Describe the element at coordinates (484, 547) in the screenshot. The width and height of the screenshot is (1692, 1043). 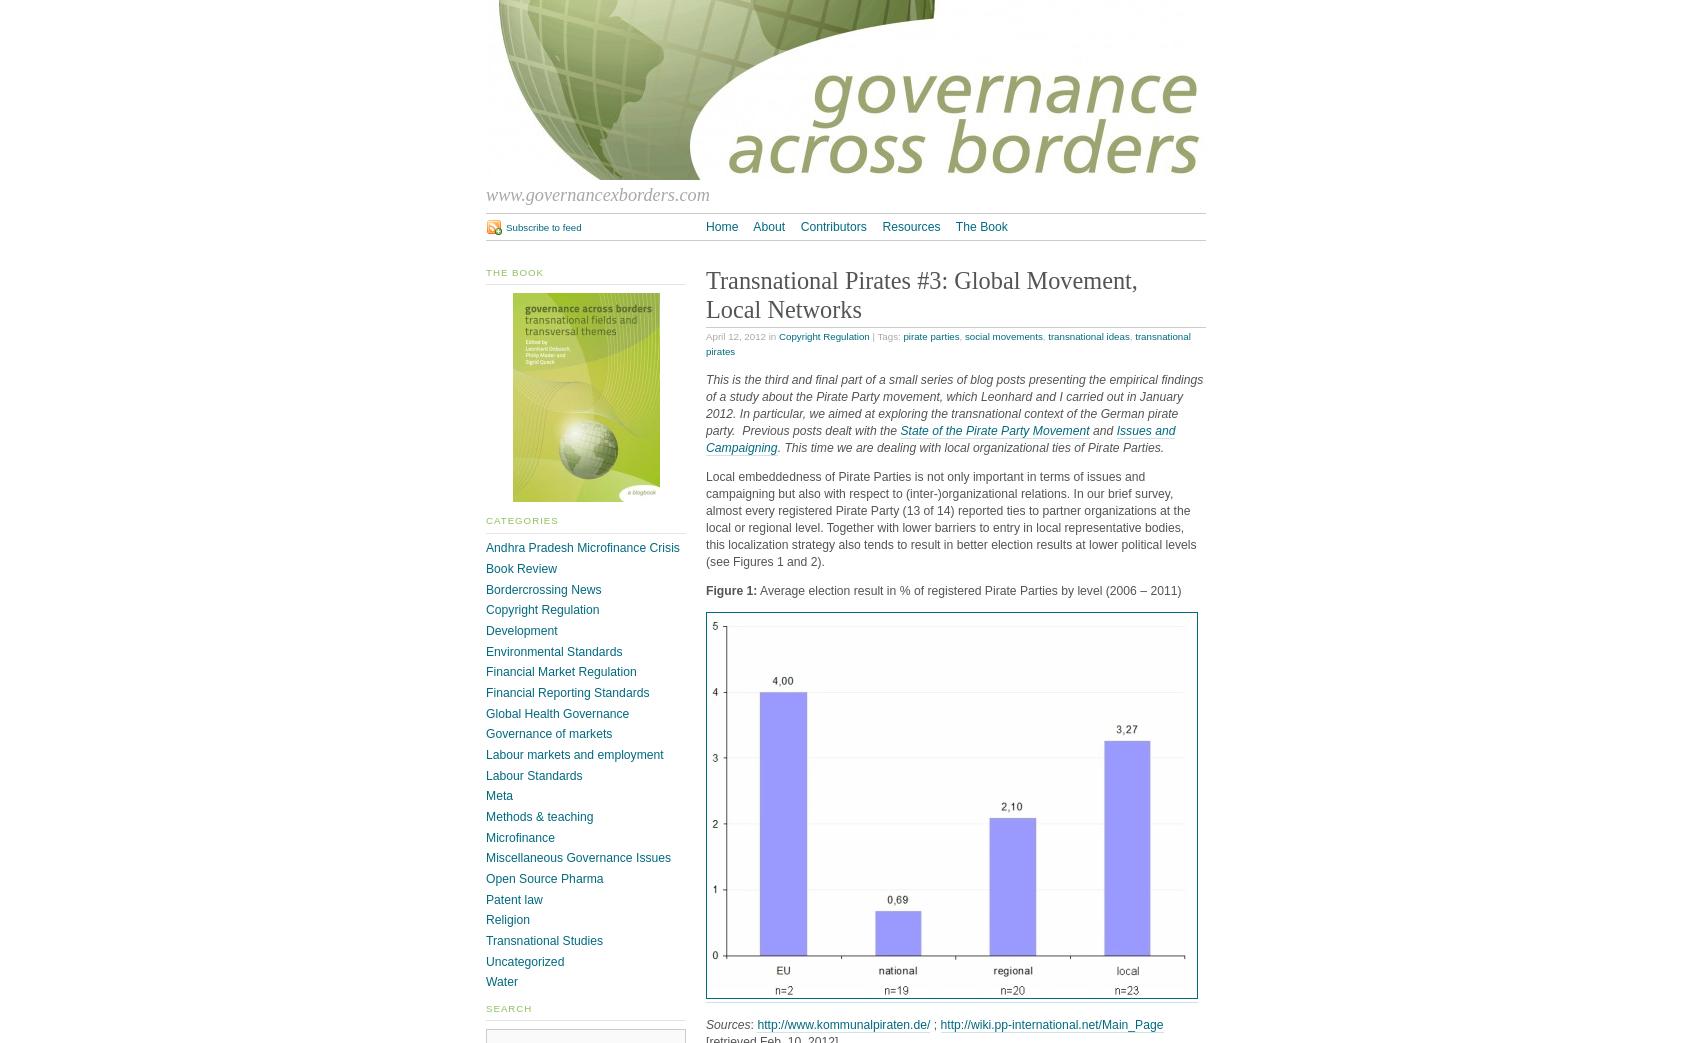
I see `'Andhra Pradesh Microfinance Crisis'` at that location.